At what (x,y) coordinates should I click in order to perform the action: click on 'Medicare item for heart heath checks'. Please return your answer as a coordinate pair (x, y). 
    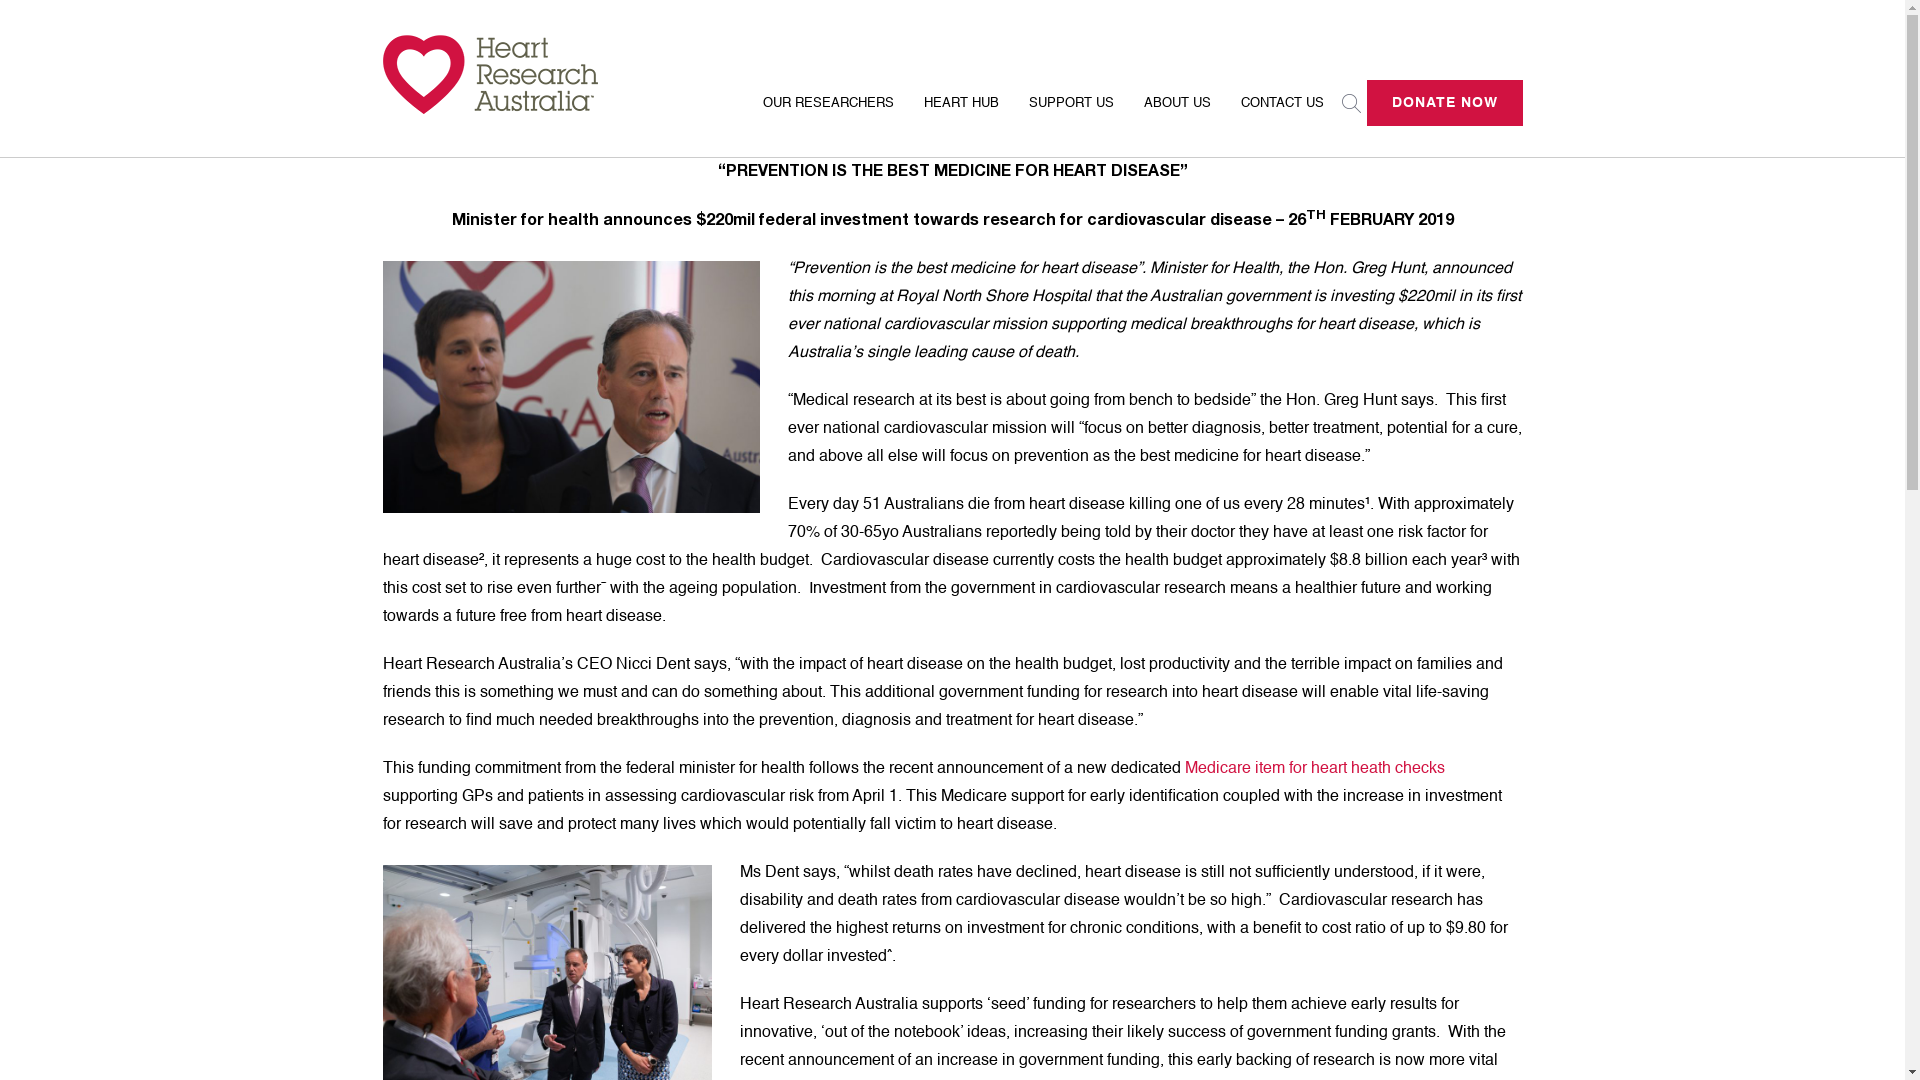
    Looking at the image, I should click on (1314, 767).